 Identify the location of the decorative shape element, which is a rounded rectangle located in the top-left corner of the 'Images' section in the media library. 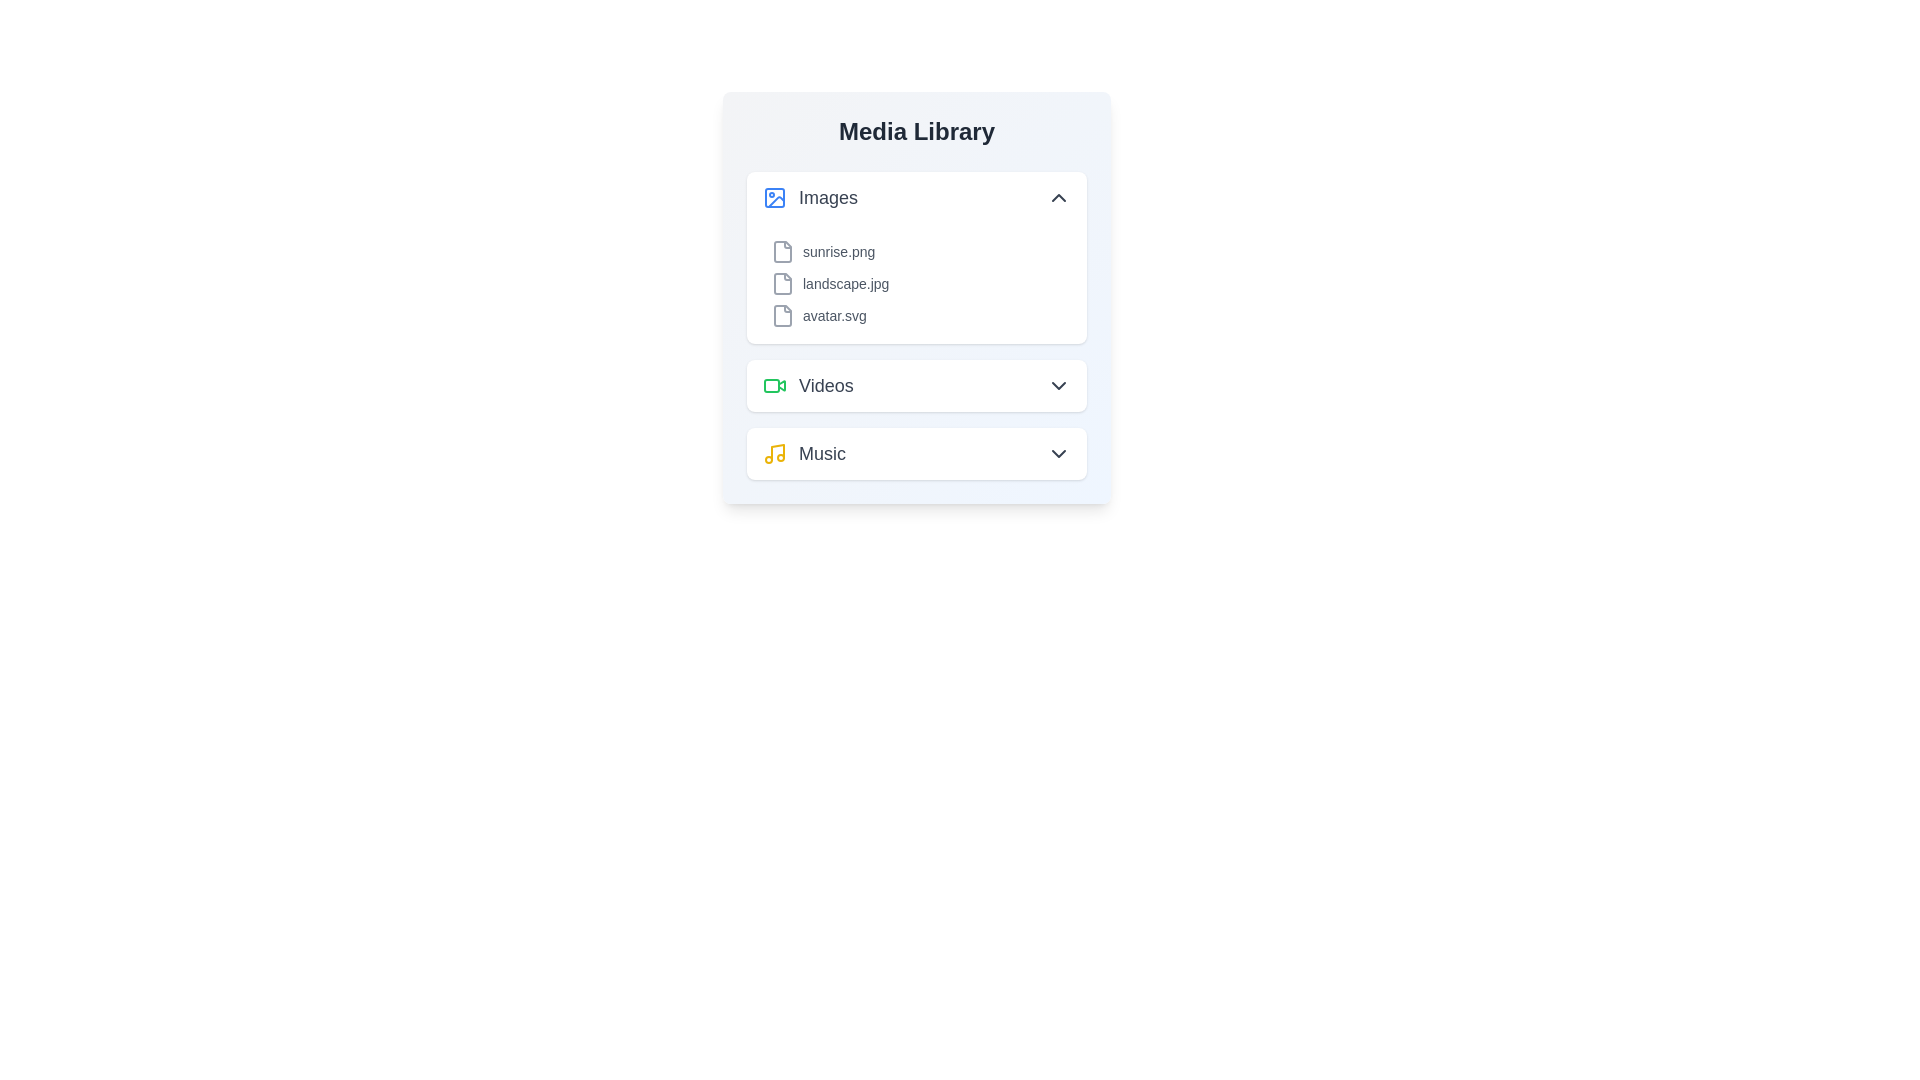
(773, 197).